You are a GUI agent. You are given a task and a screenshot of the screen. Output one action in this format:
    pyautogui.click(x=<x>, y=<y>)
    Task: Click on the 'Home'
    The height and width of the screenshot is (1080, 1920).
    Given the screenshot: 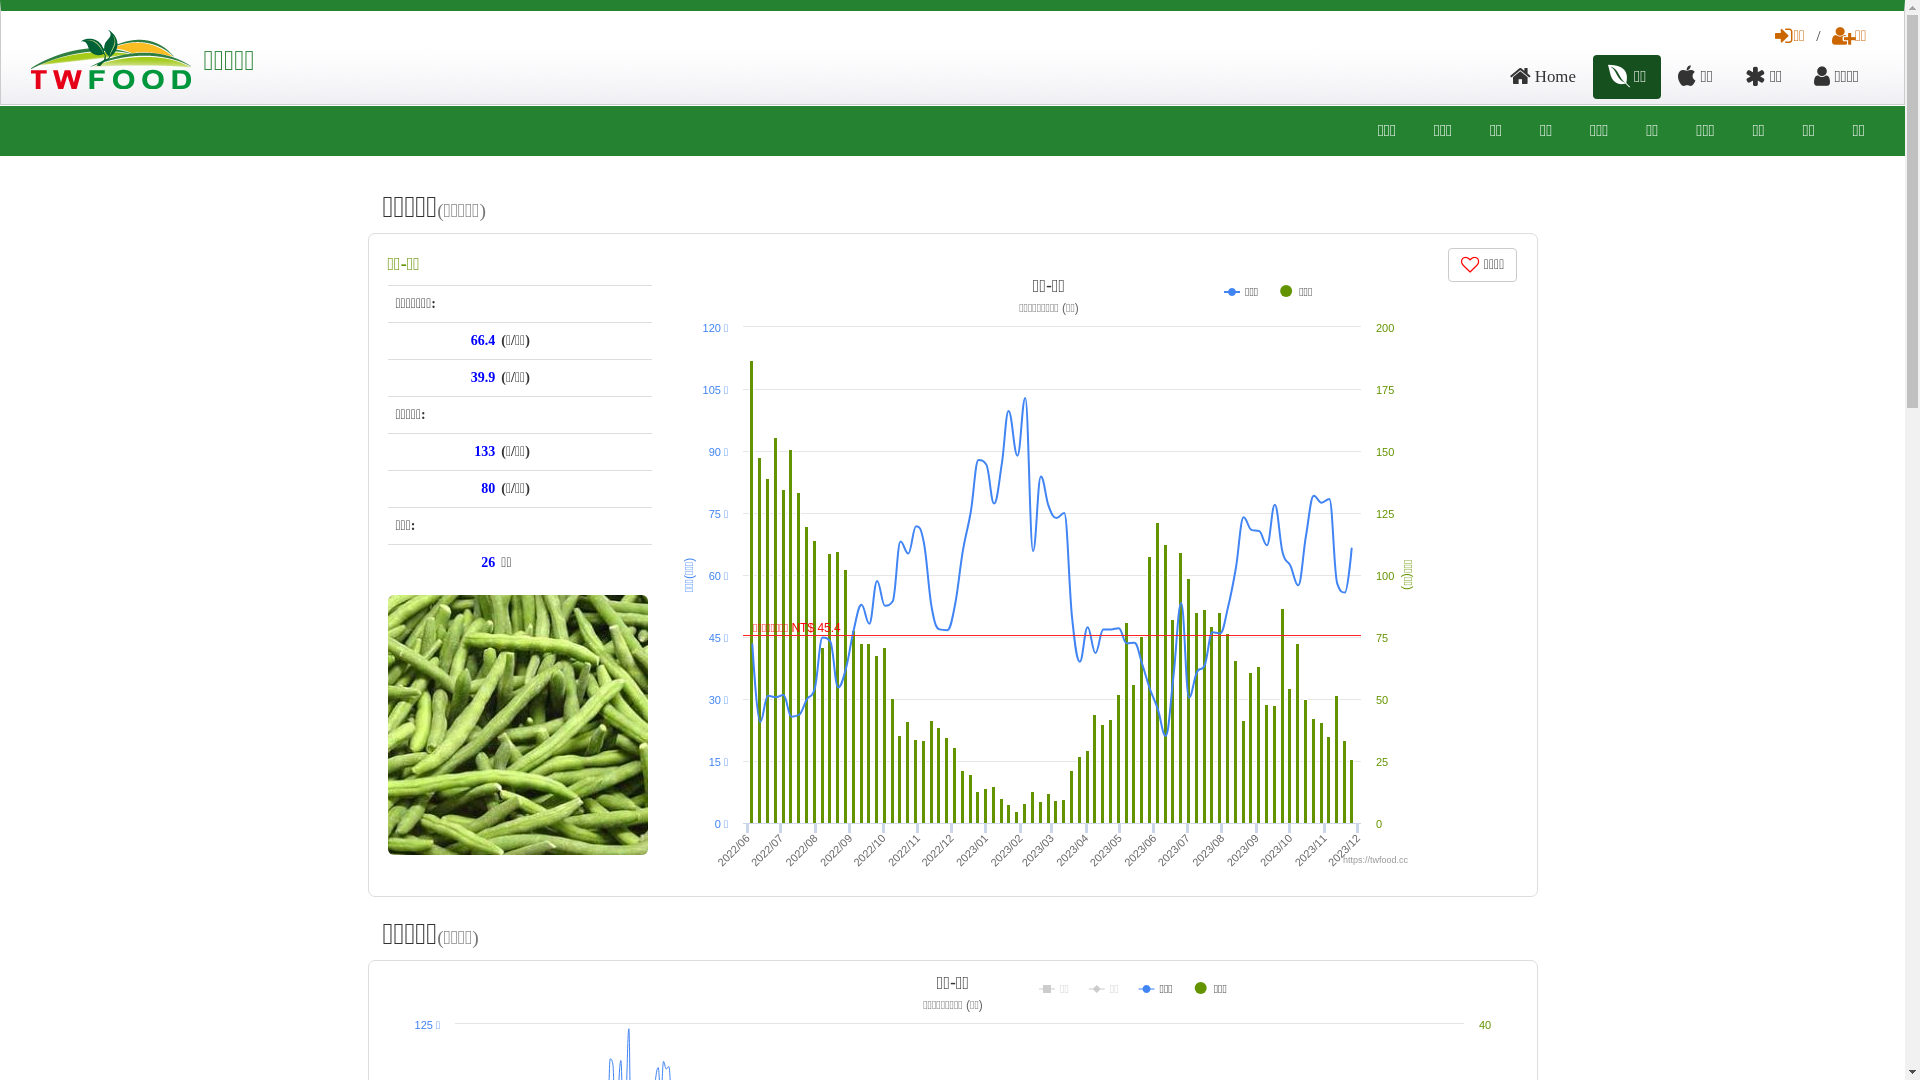 What is the action you would take?
    pyautogui.click(x=1541, y=76)
    